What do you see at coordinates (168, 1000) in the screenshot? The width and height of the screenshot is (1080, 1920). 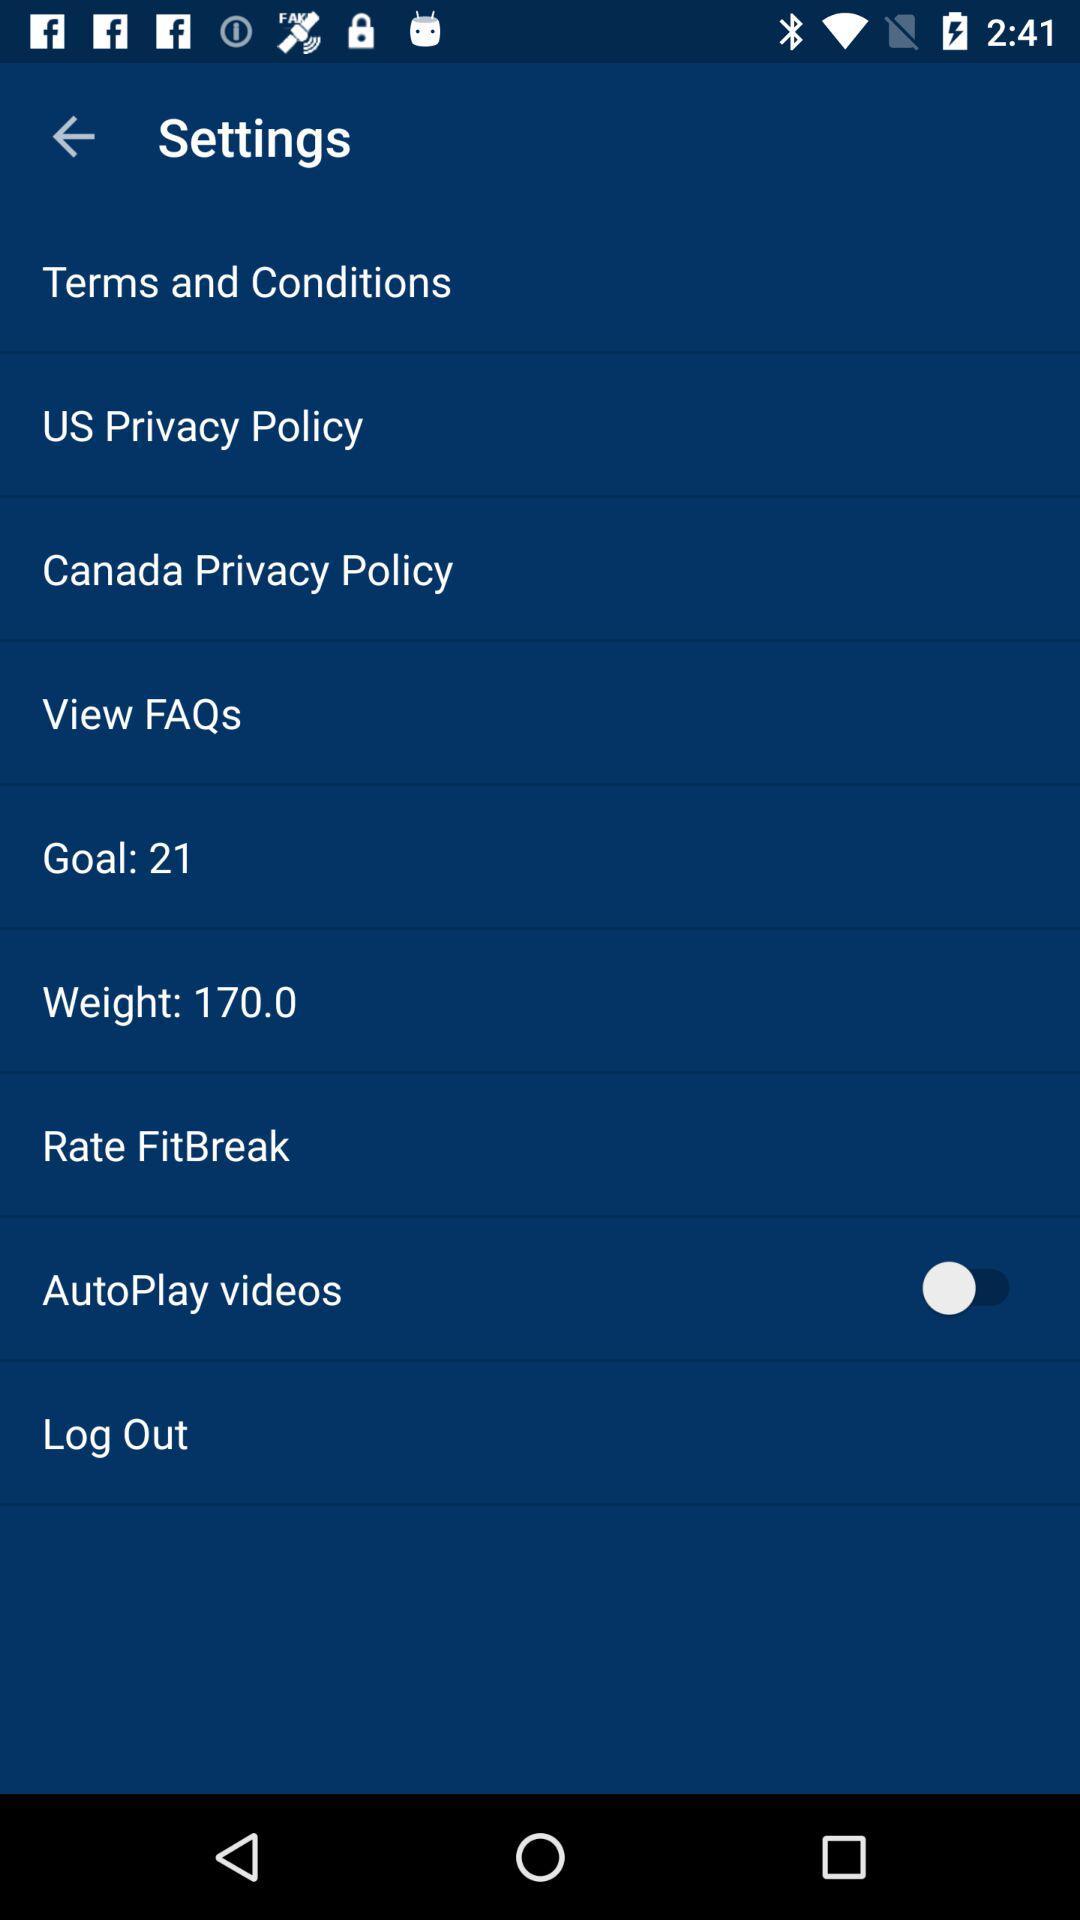 I see `the weight: 170.0 icon` at bounding box center [168, 1000].